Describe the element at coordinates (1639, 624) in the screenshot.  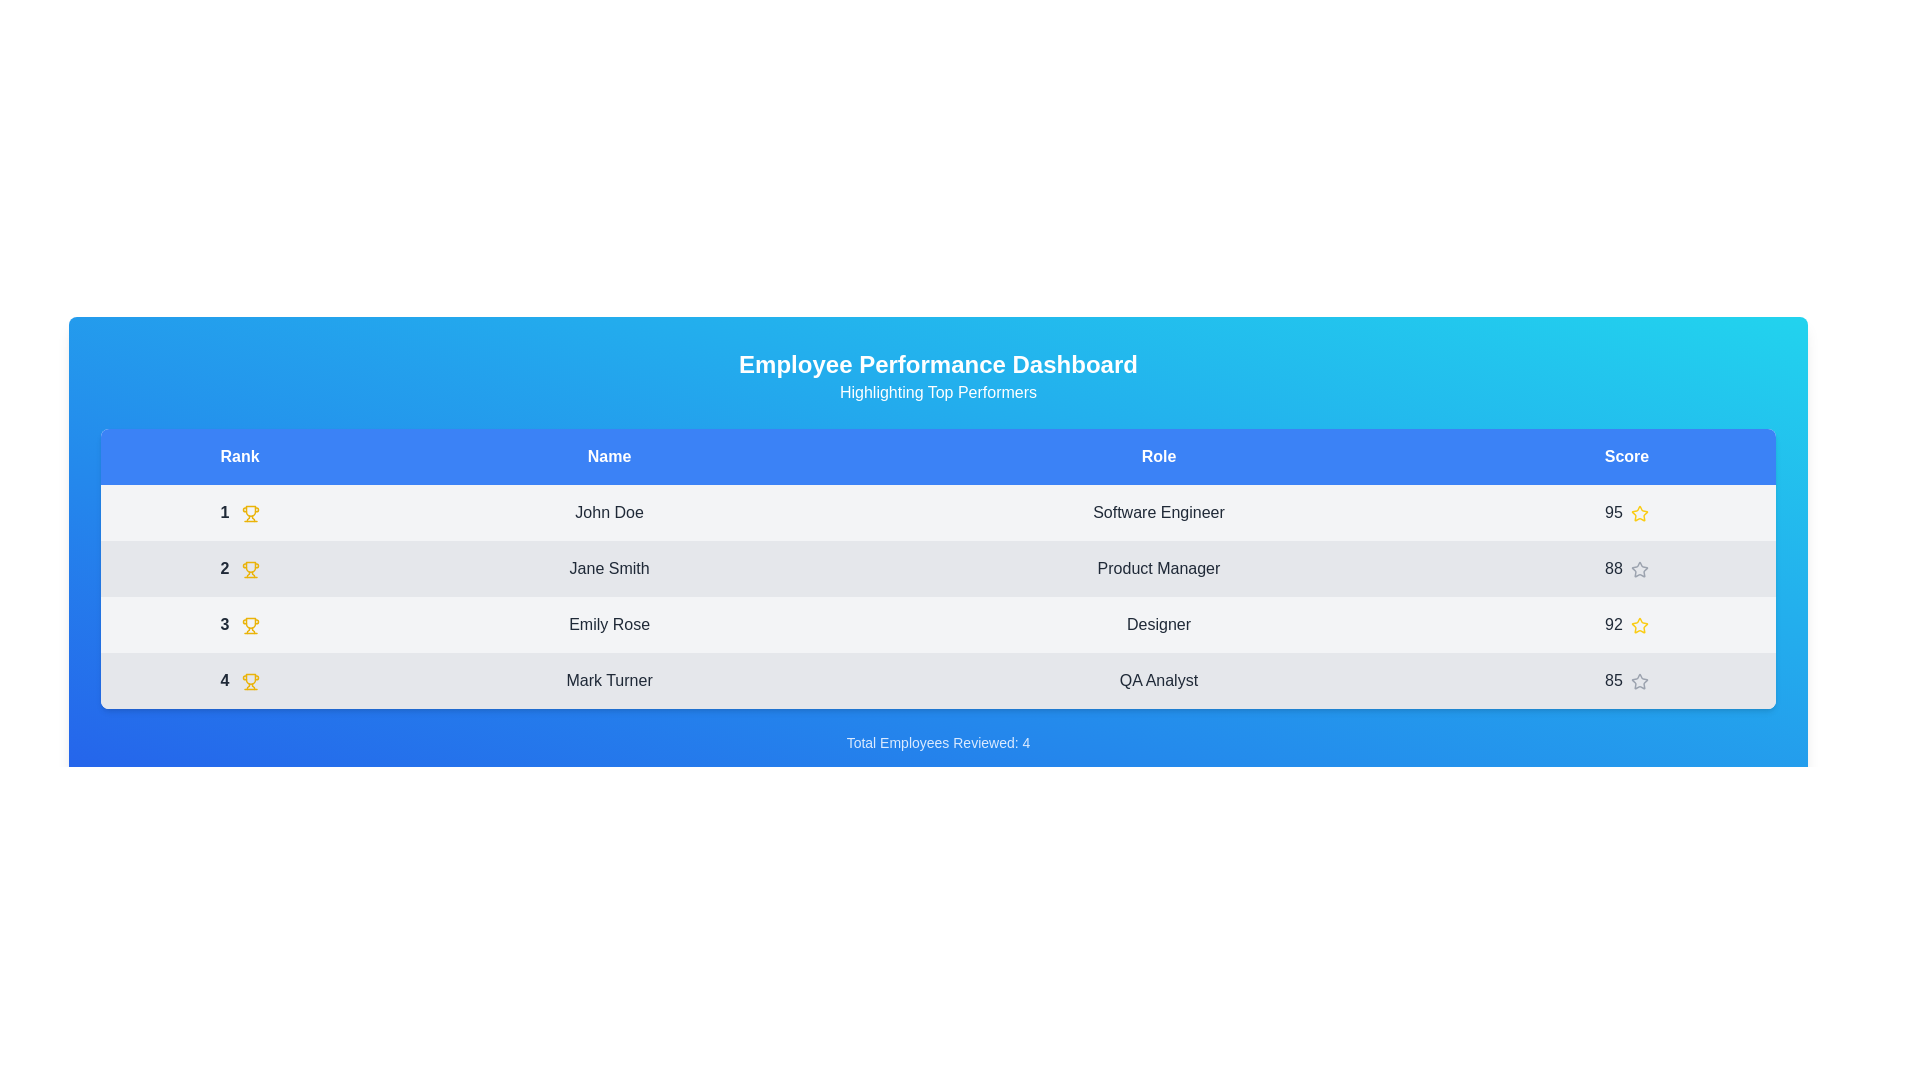
I see `the star icon to rate the employee with 3 stars` at that location.